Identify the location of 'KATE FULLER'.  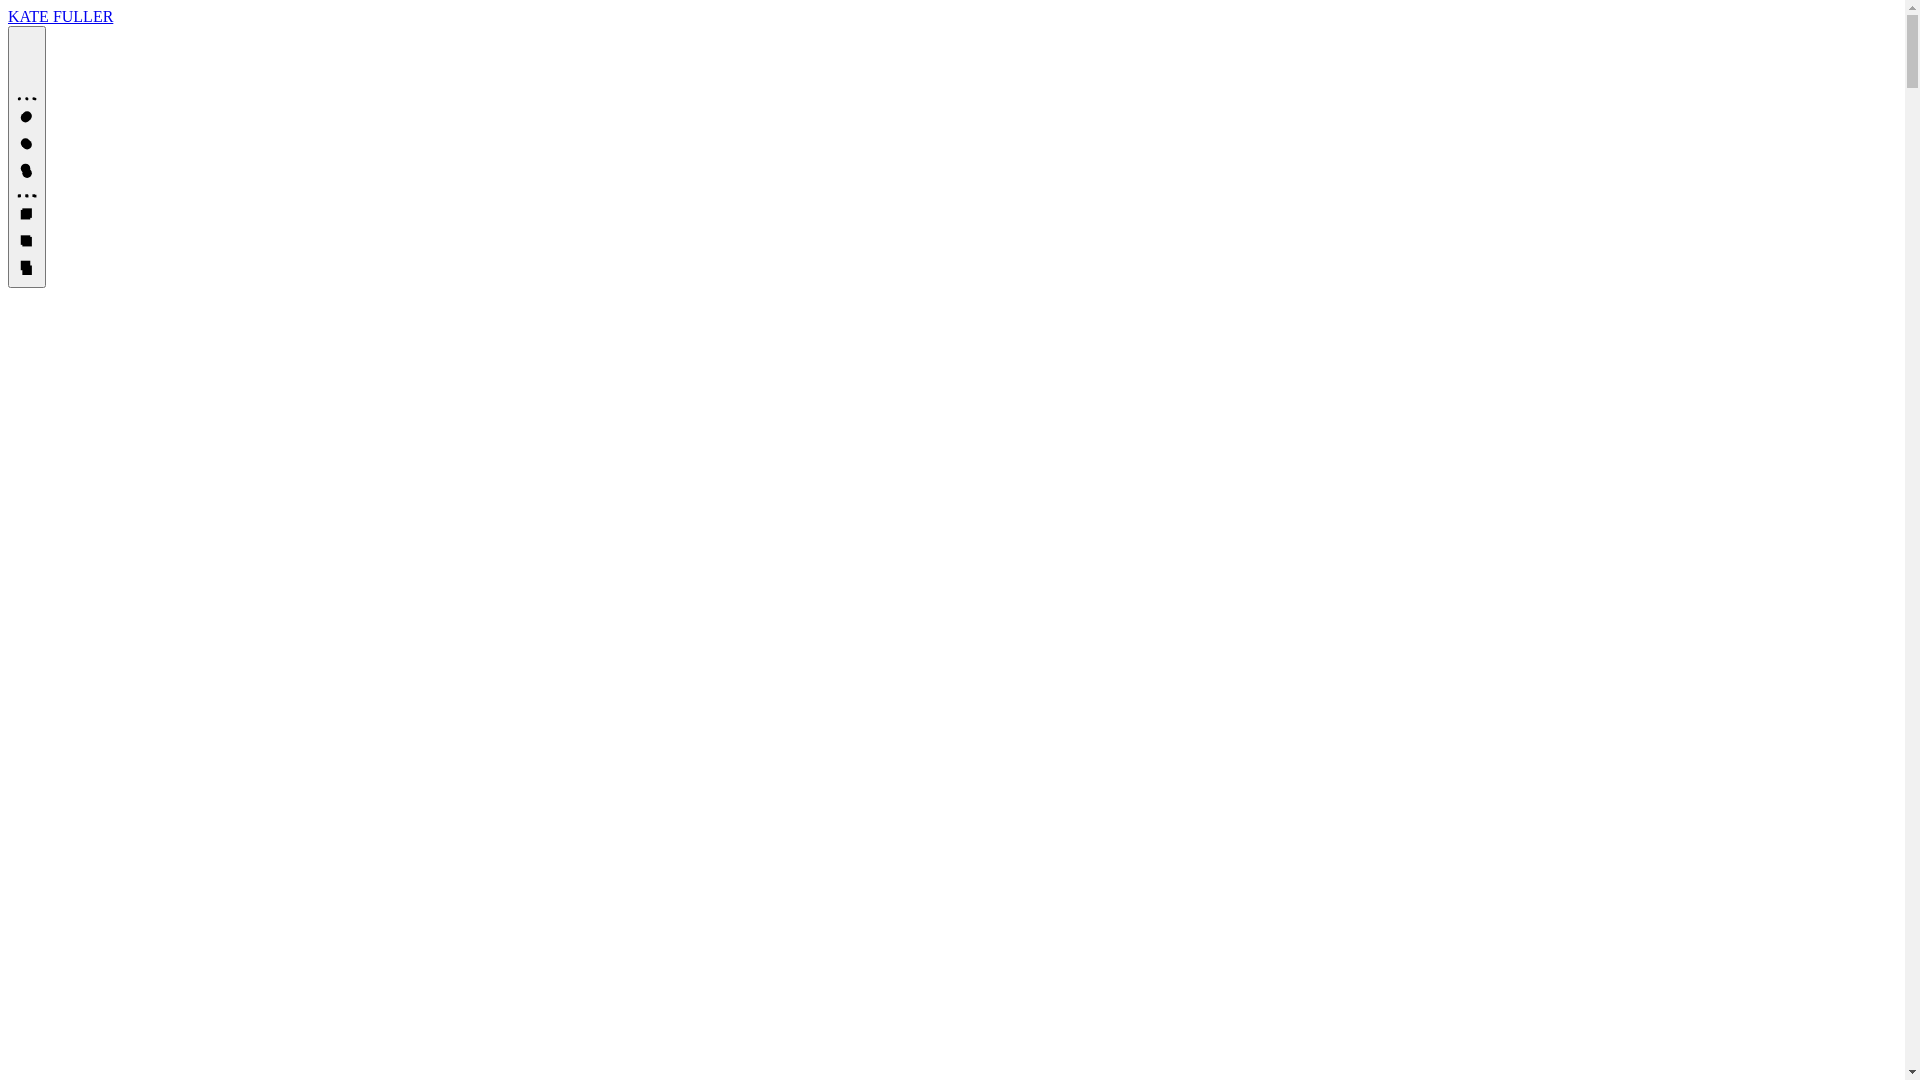
(60, 16).